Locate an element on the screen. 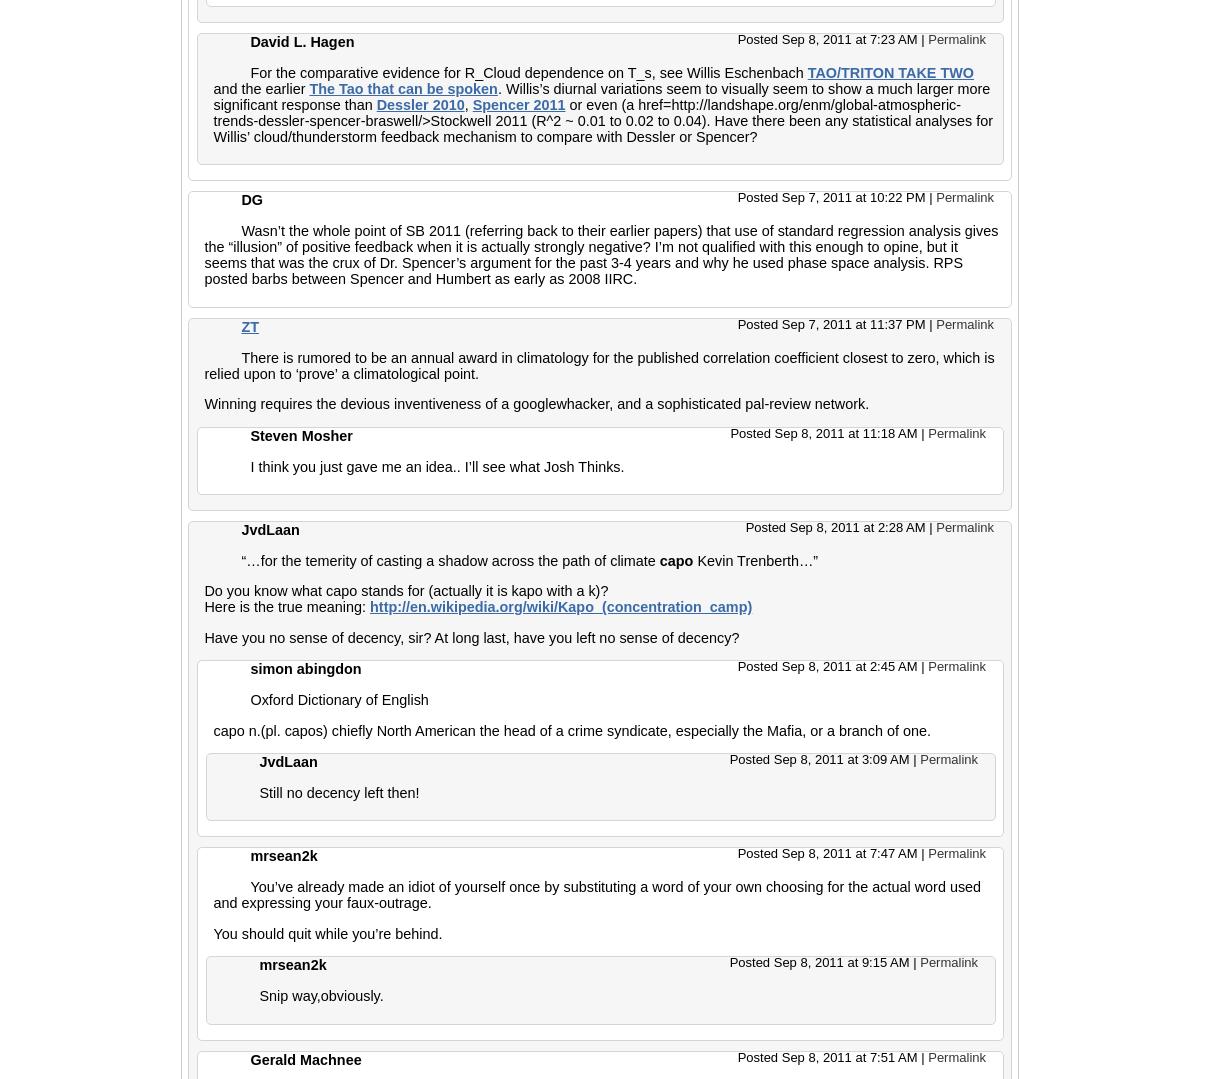  'Have you no sense of decency, sir? At long last, have you left no sense of decency?' is located at coordinates (202, 636).